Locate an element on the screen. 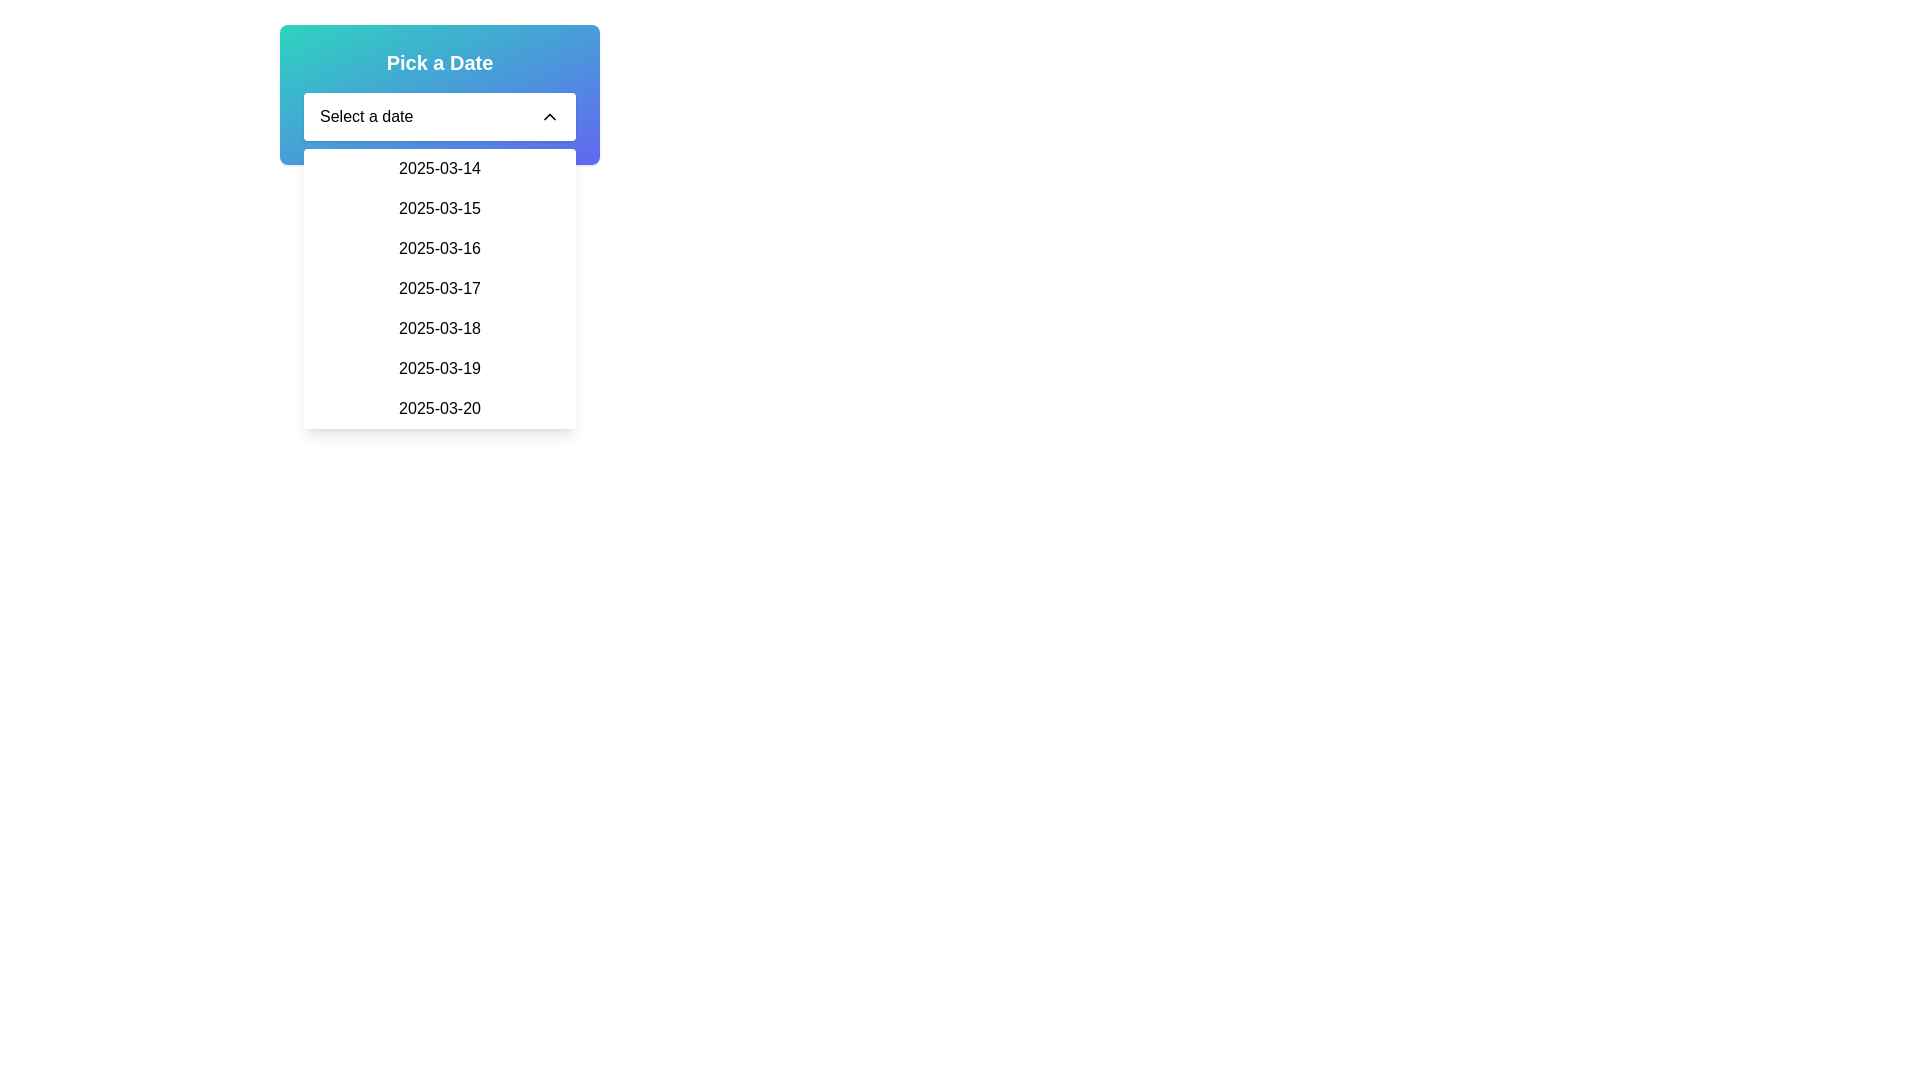 Image resolution: width=1920 pixels, height=1080 pixels. the list item displaying the date '2025-03-19' is located at coordinates (439, 369).